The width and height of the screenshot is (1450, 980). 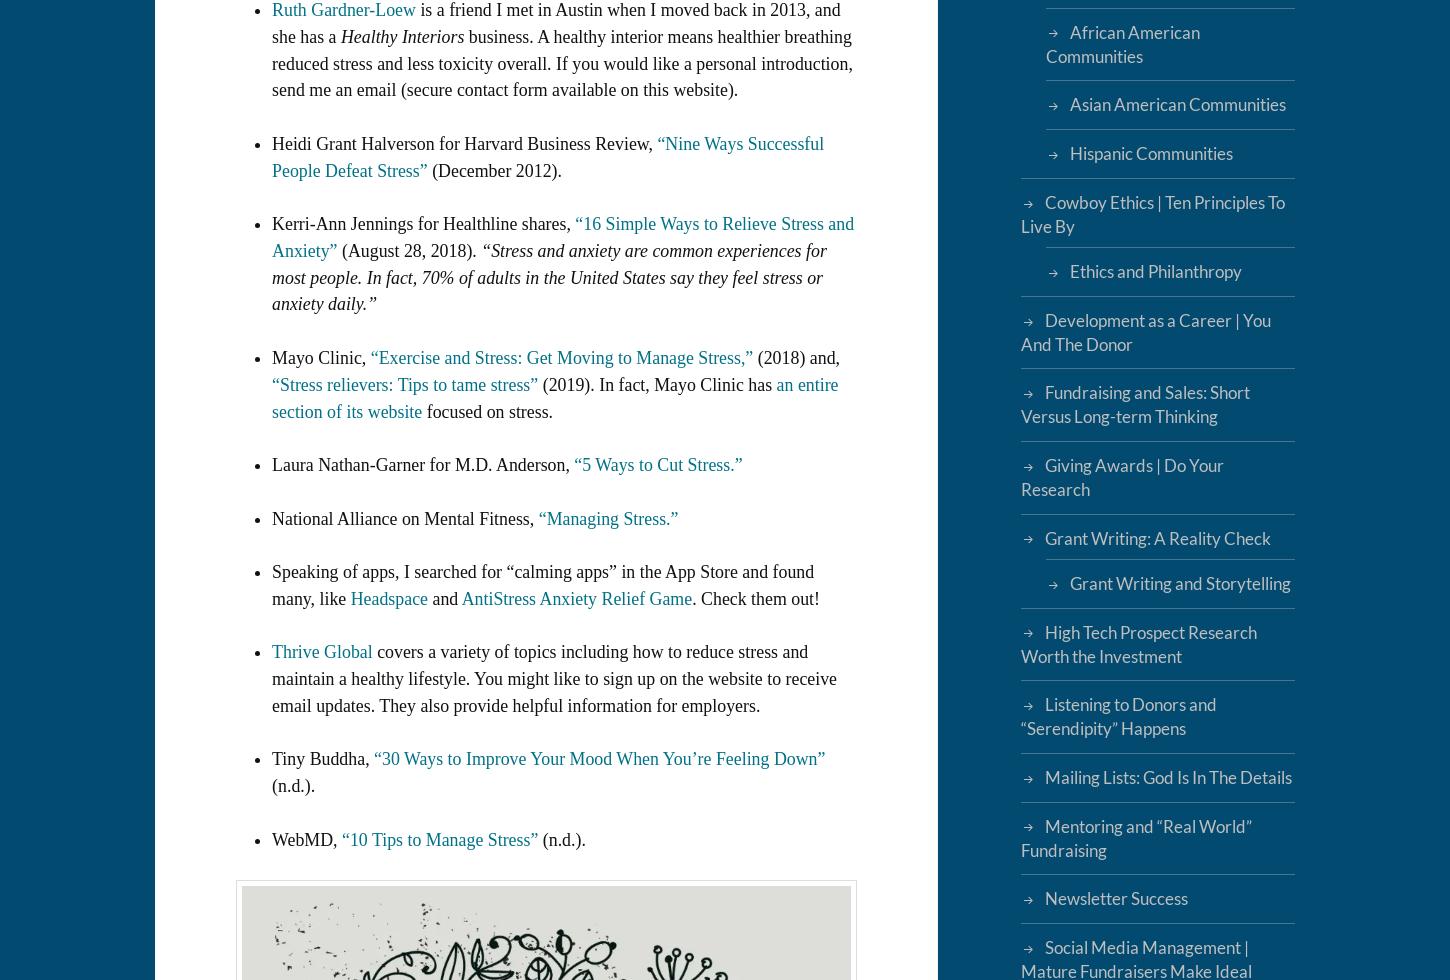 I want to click on '(2019). In fact, Mayo Clinic has', so click(x=655, y=383).